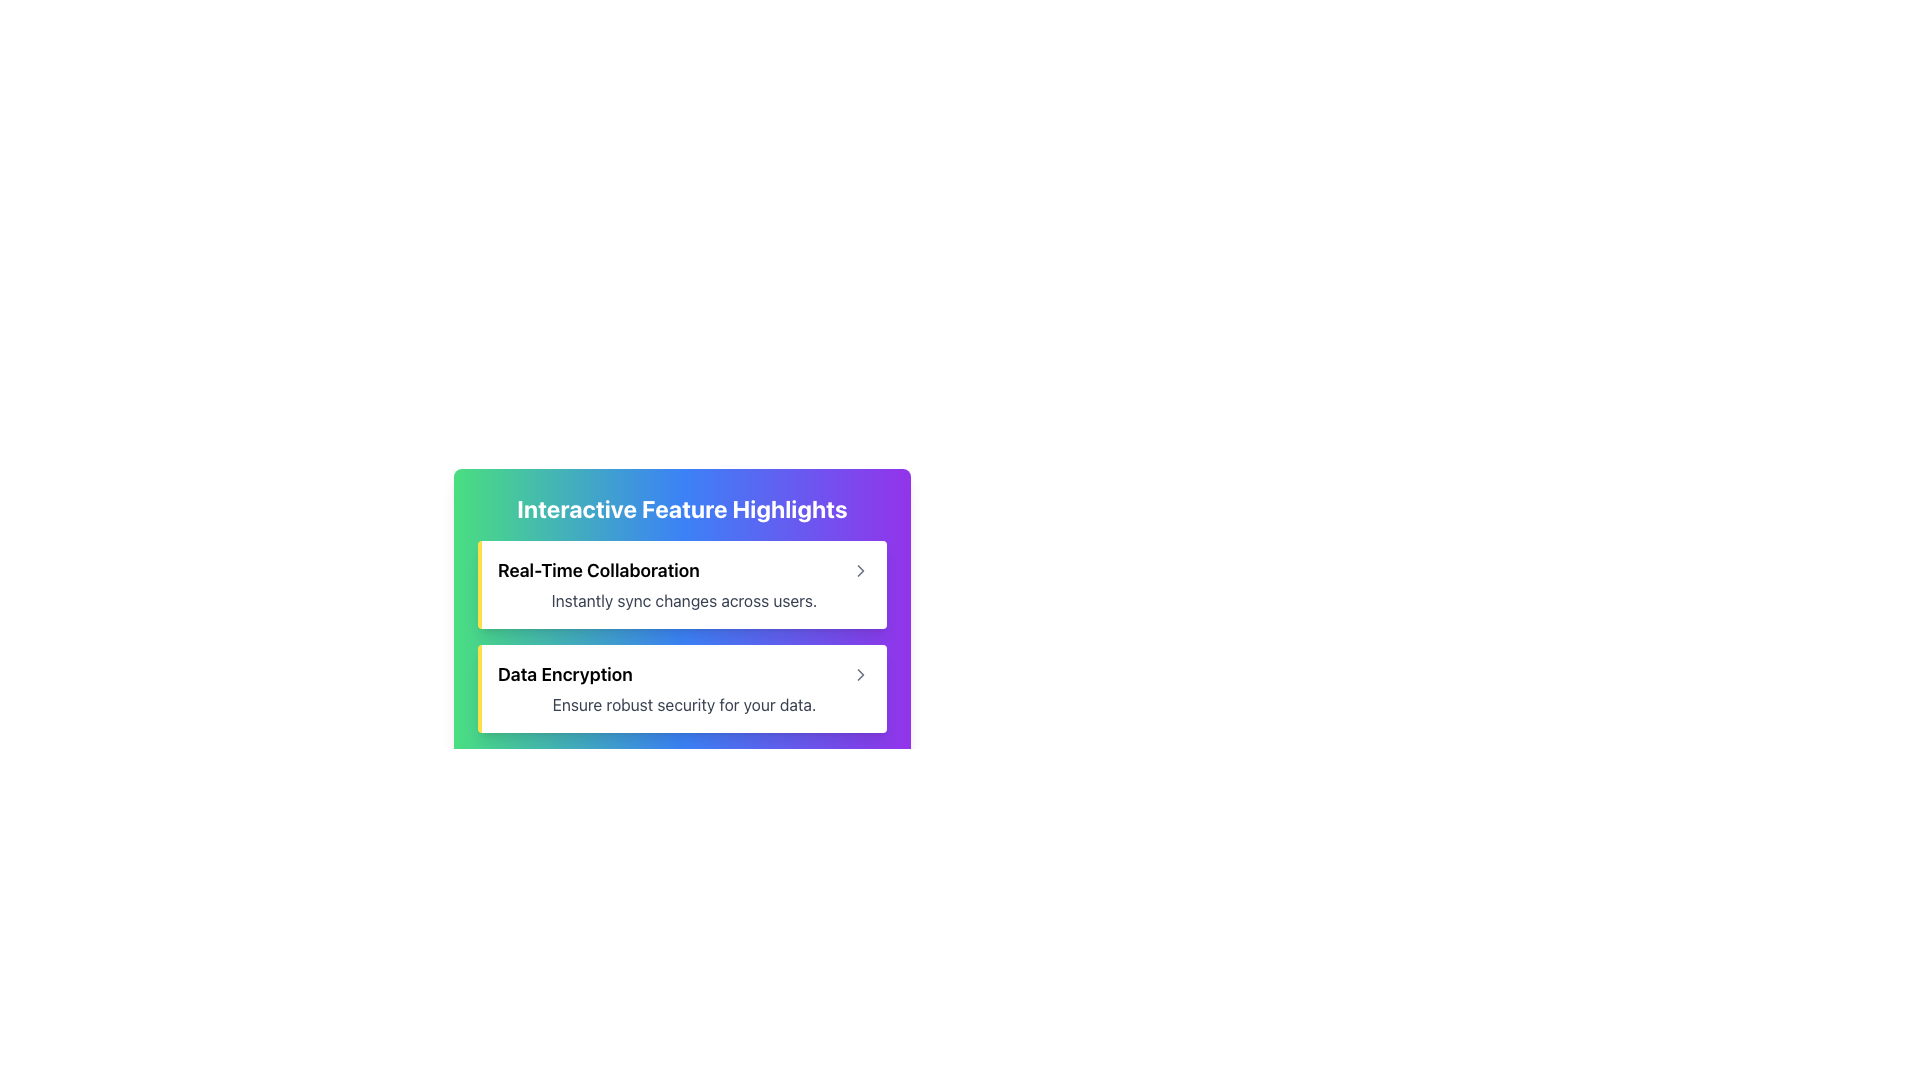 The height and width of the screenshot is (1080, 1920). What do you see at coordinates (860, 570) in the screenshot?
I see `the right-pointing chevron icon located in the rightmost area of the card labeled 'Real-Time Collaboration'` at bounding box center [860, 570].